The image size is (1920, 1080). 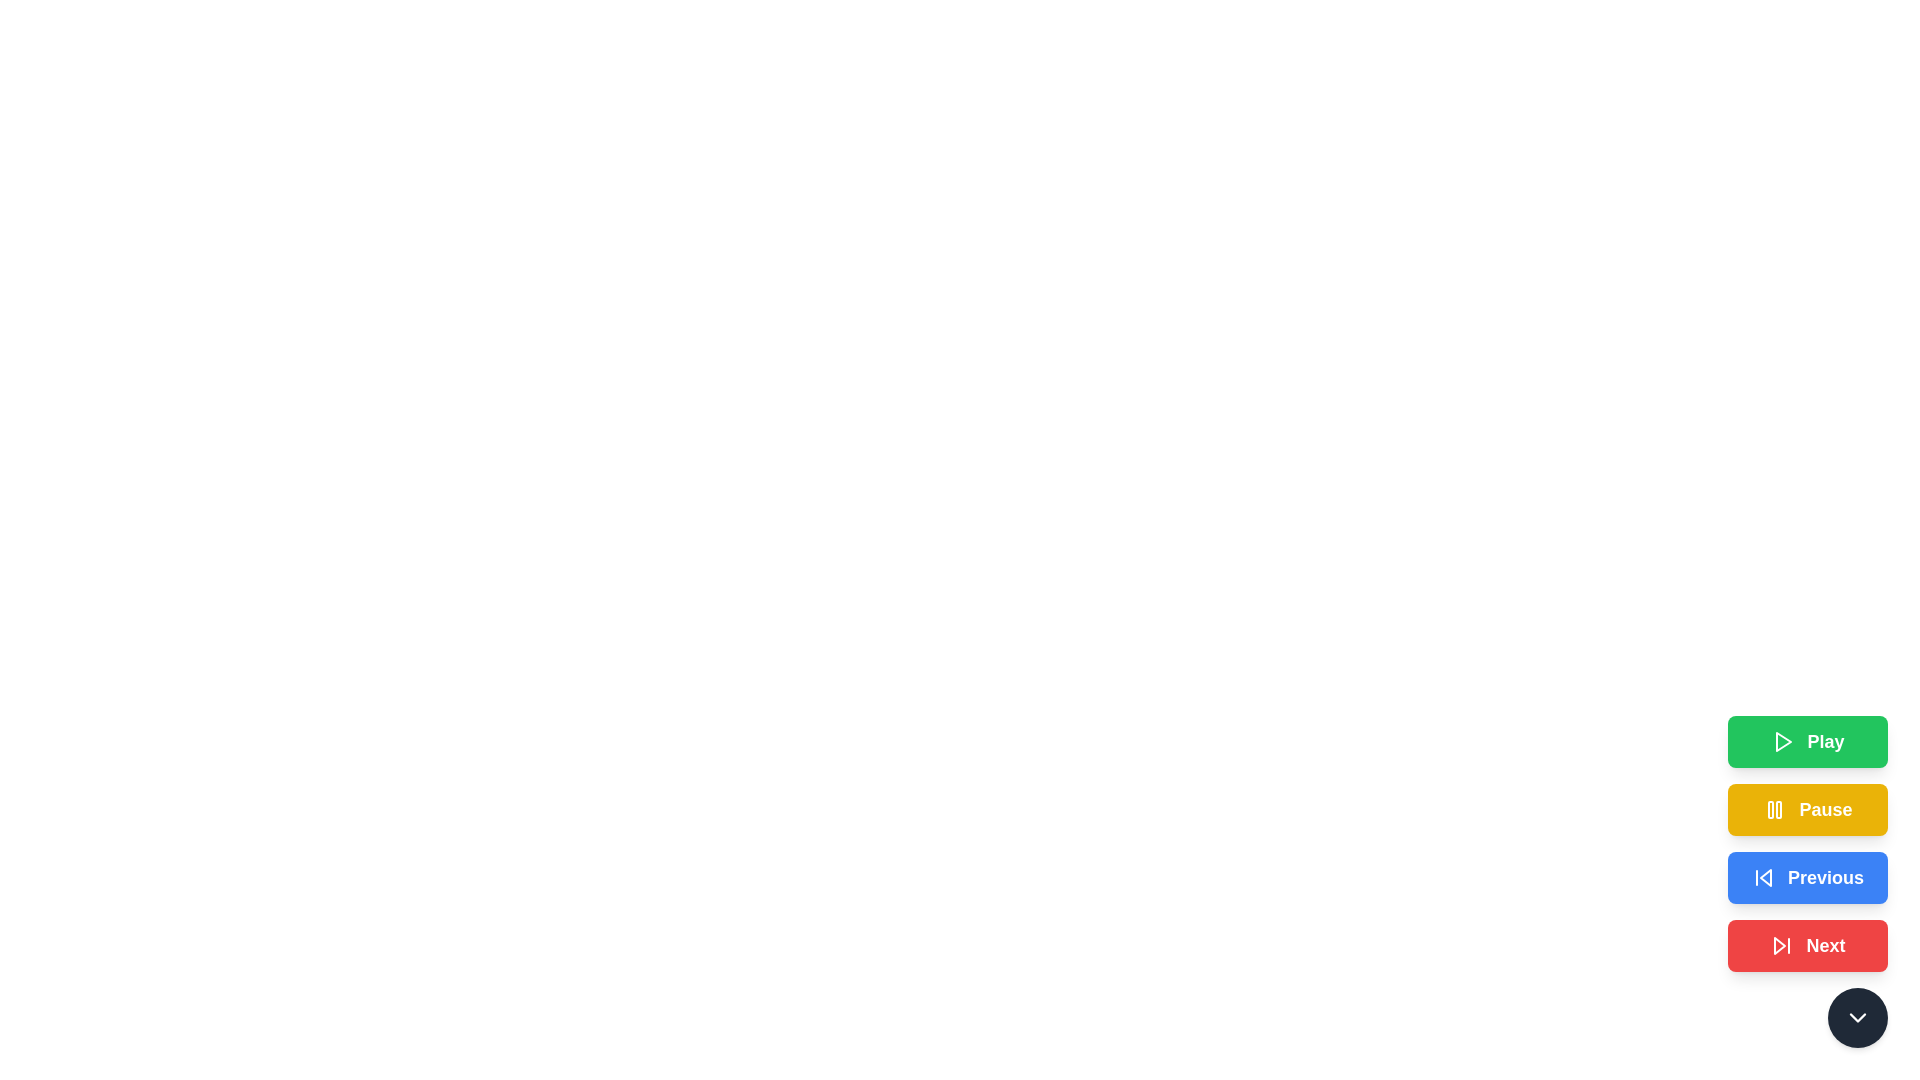 I want to click on the Previous button to perform the corresponding action, so click(x=1808, y=877).